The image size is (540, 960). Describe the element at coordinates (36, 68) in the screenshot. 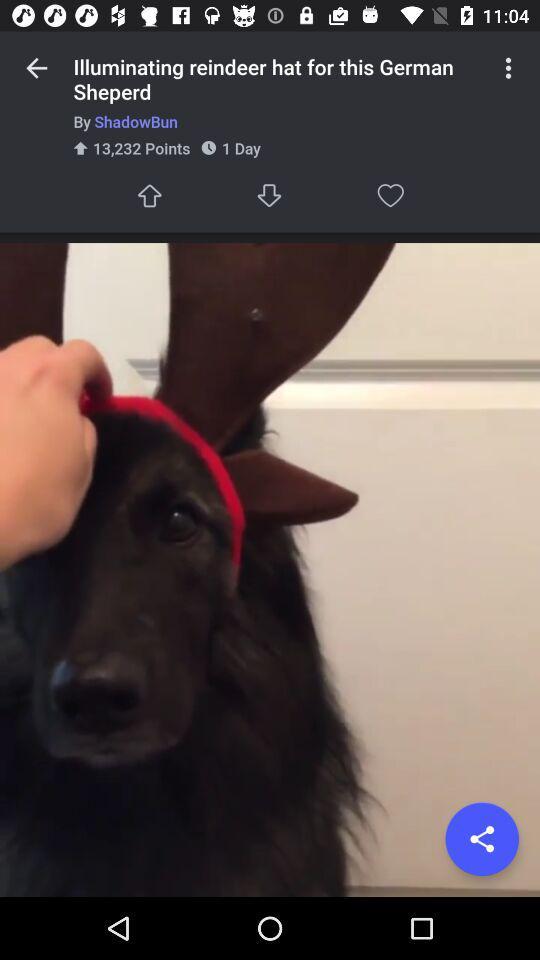

I see `item next to illuminating reindeer hat` at that location.